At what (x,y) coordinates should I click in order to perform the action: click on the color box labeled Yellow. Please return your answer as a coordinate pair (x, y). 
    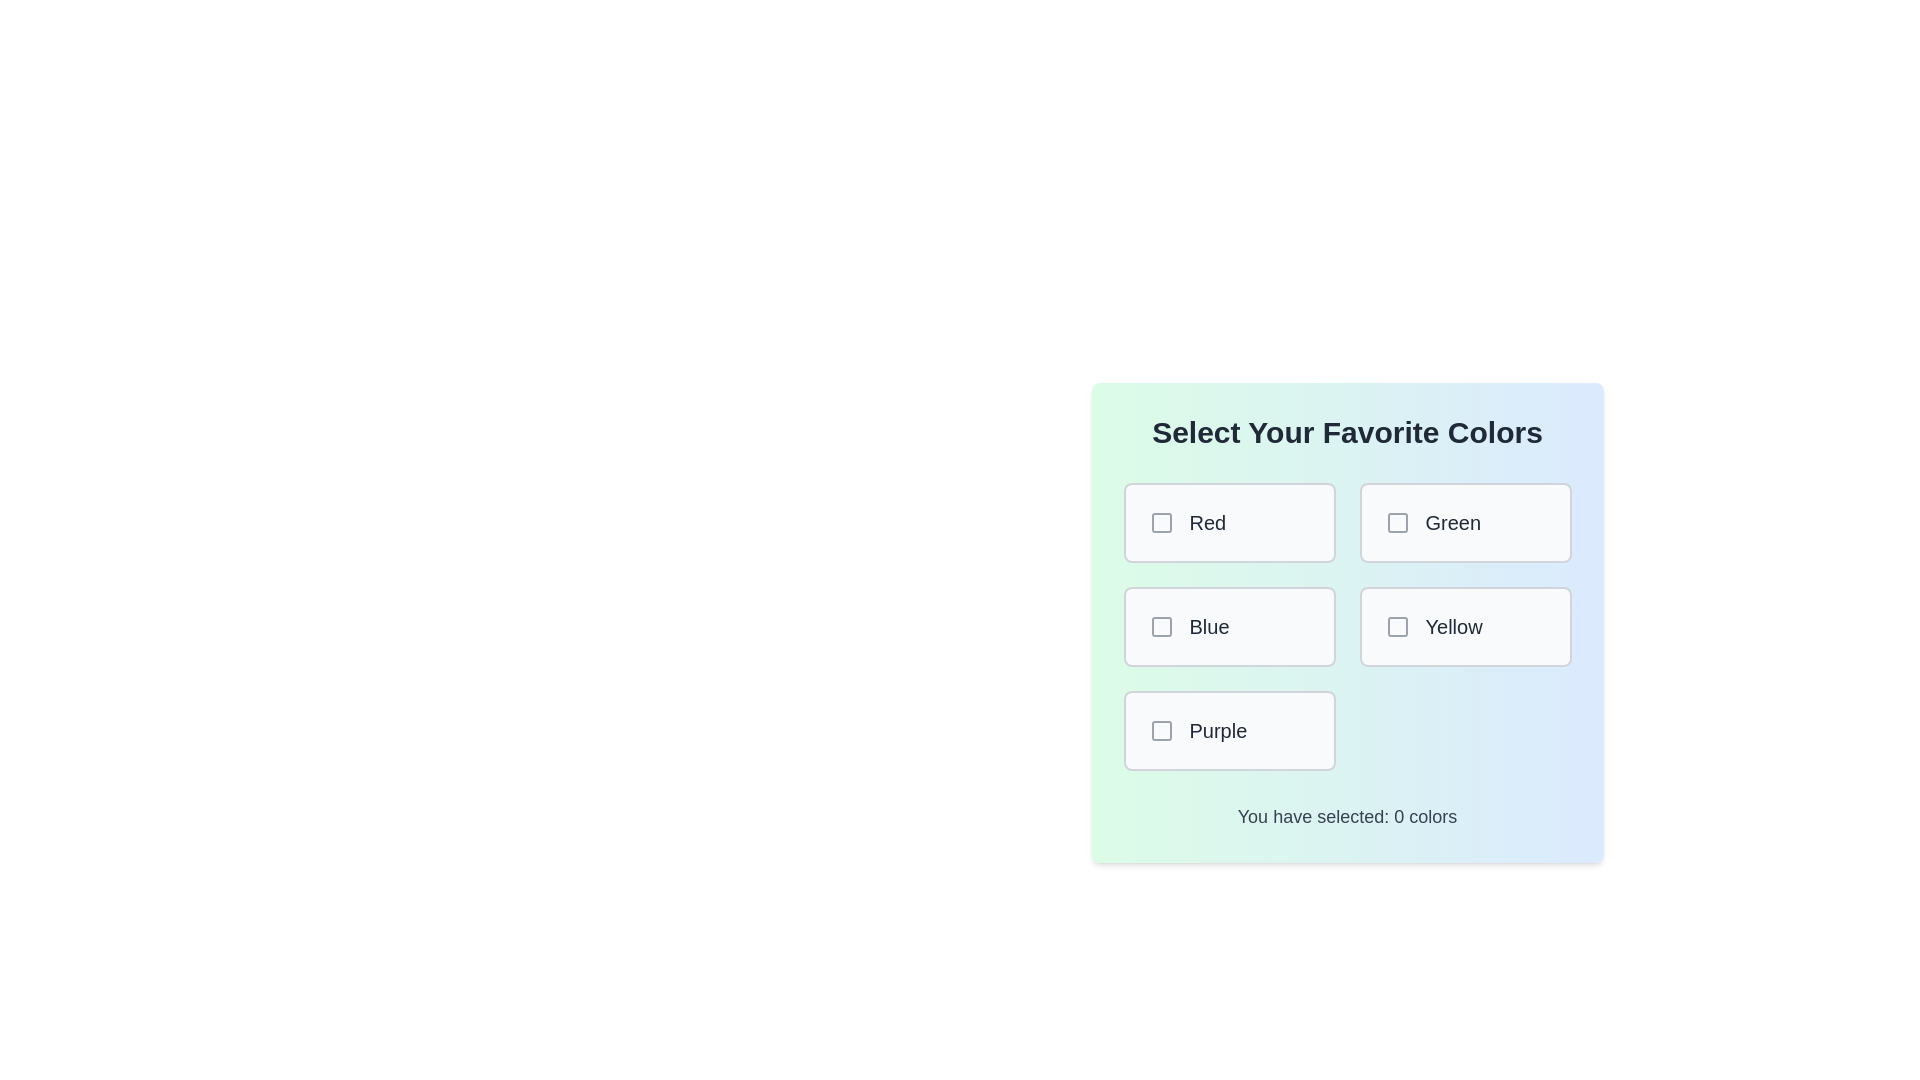
    Looking at the image, I should click on (1465, 626).